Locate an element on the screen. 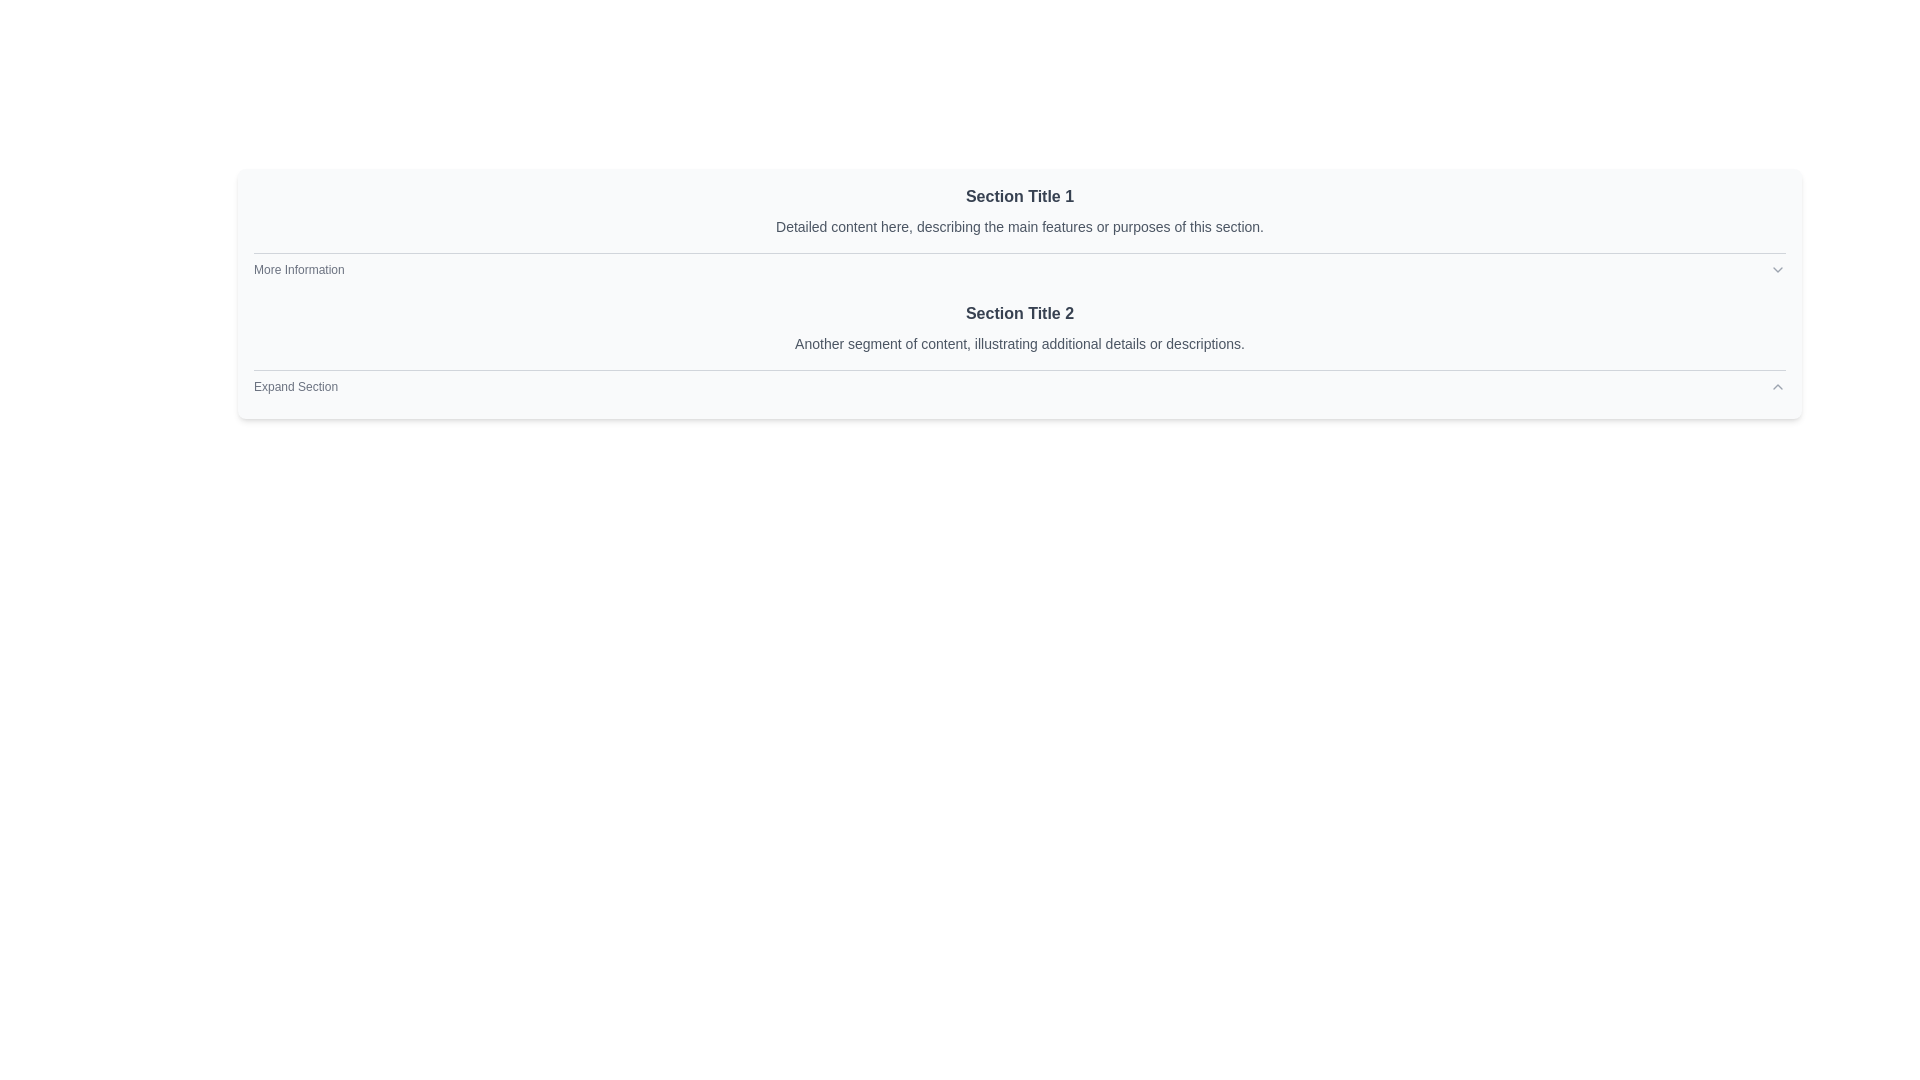 This screenshot has height=1080, width=1920. the Header with Description element located between 'More Information' and 'Expand Section' is located at coordinates (1019, 326).